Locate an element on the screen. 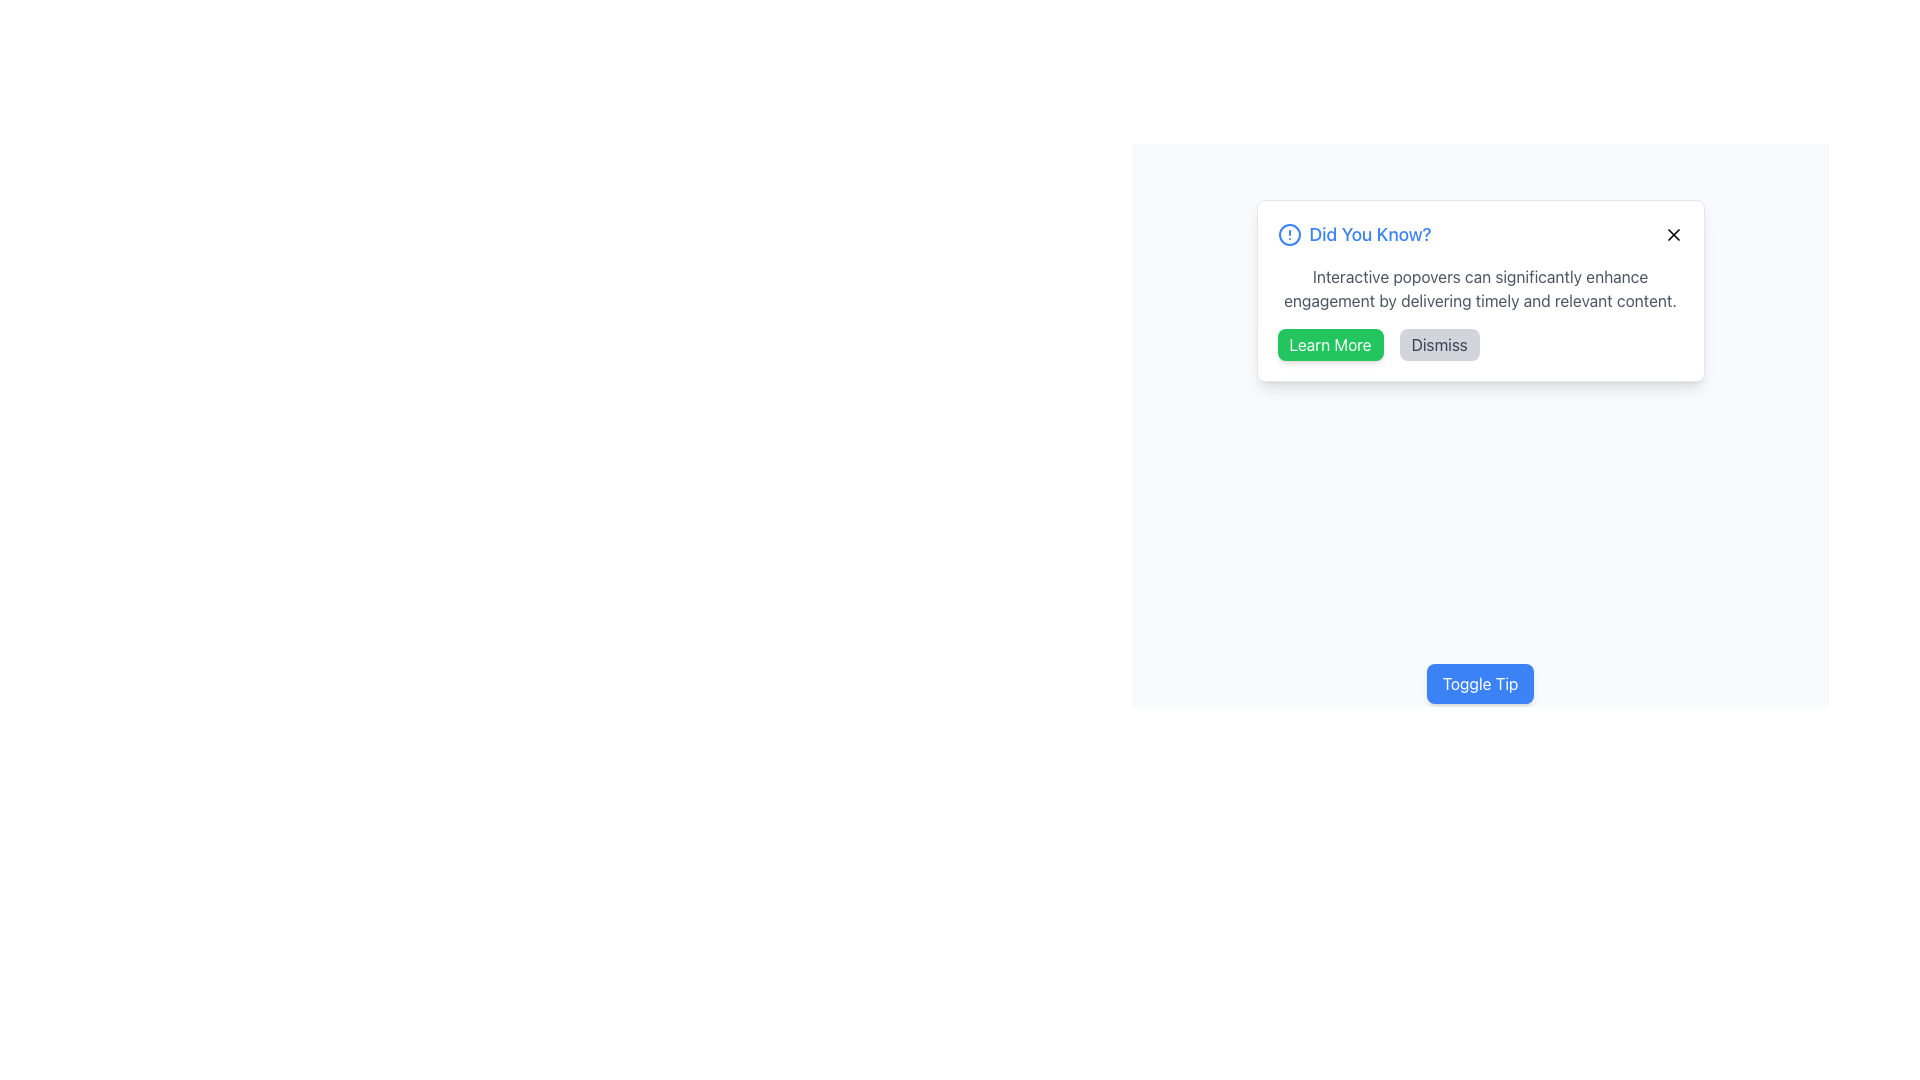 This screenshot has height=1080, width=1920. the Text Display element that contains the message 'Interactive popovers can significantly enhance engagement by delivering timely and relevant content.' is located at coordinates (1480, 289).